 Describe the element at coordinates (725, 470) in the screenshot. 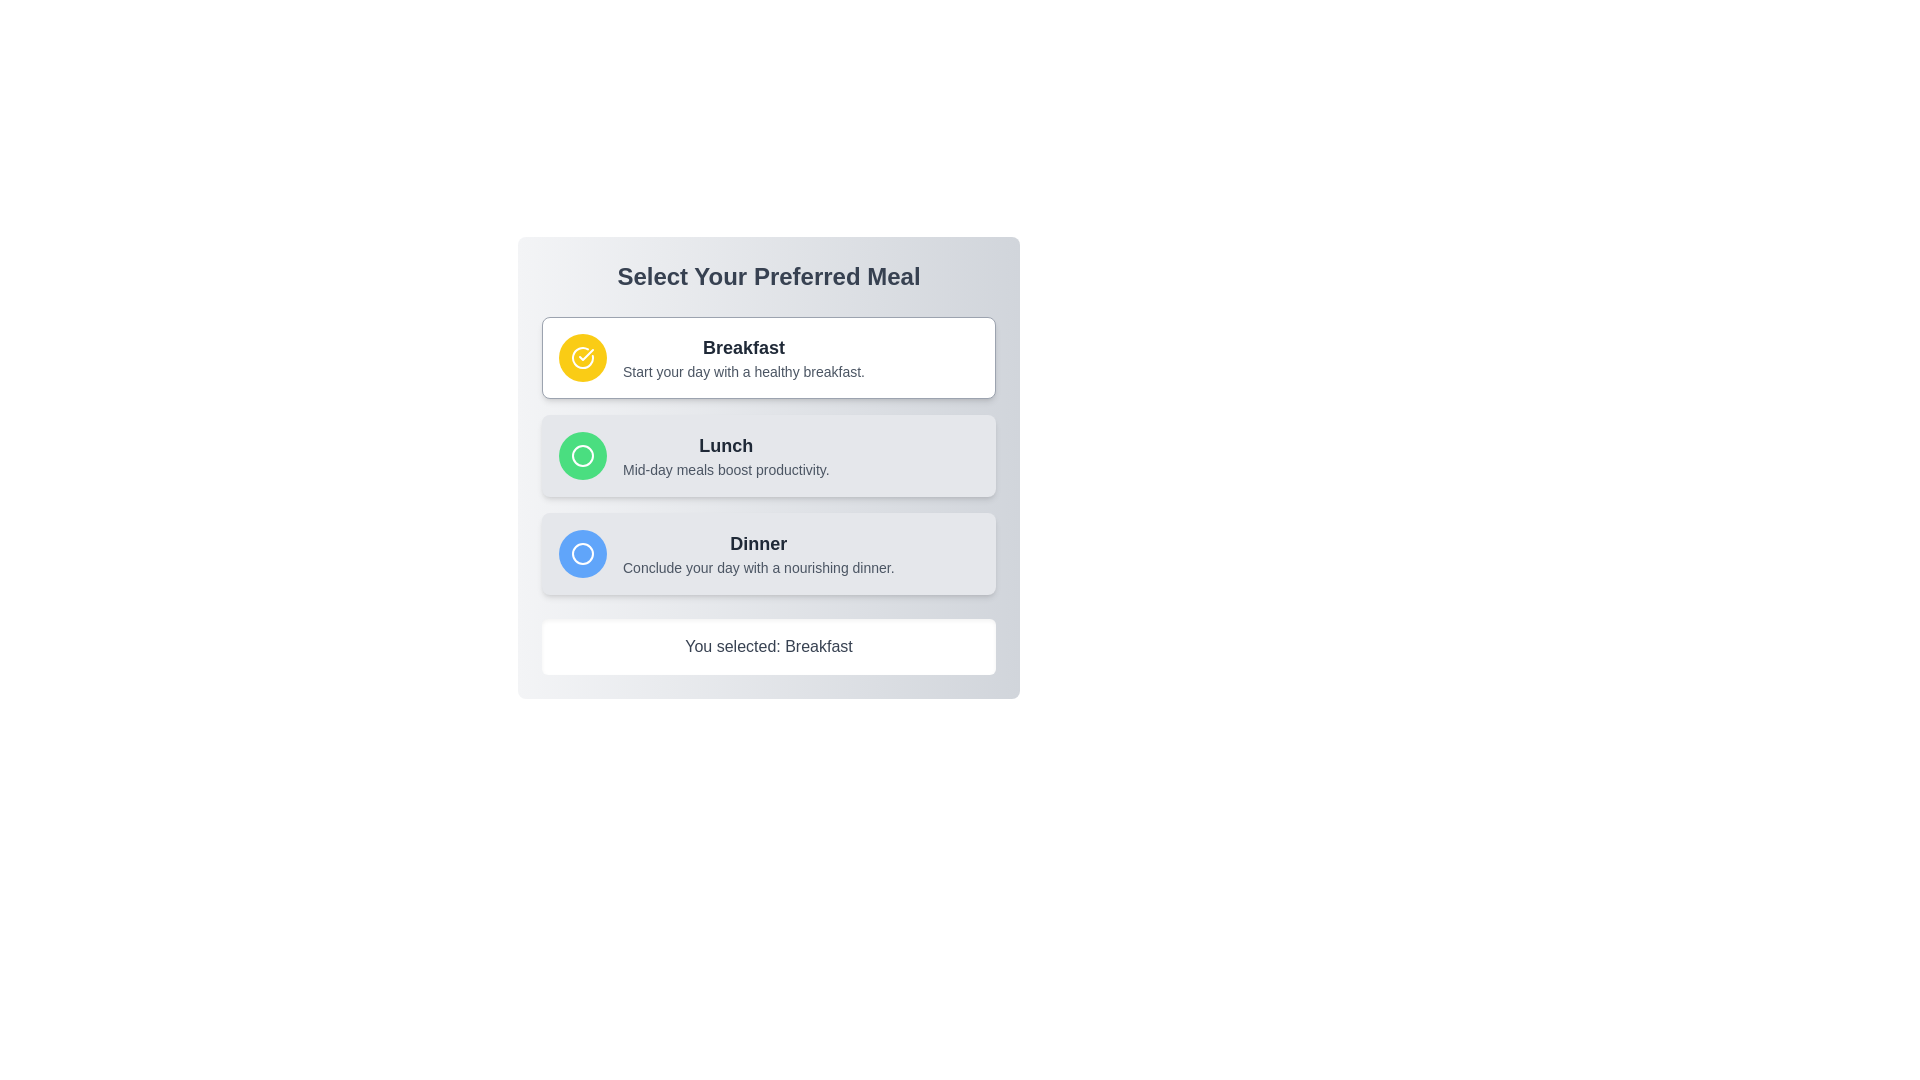

I see `the text label reading 'Mid-day meals boost productivity.' which is styled with a small font size and gray color, located beneath the title 'Lunch'` at that location.